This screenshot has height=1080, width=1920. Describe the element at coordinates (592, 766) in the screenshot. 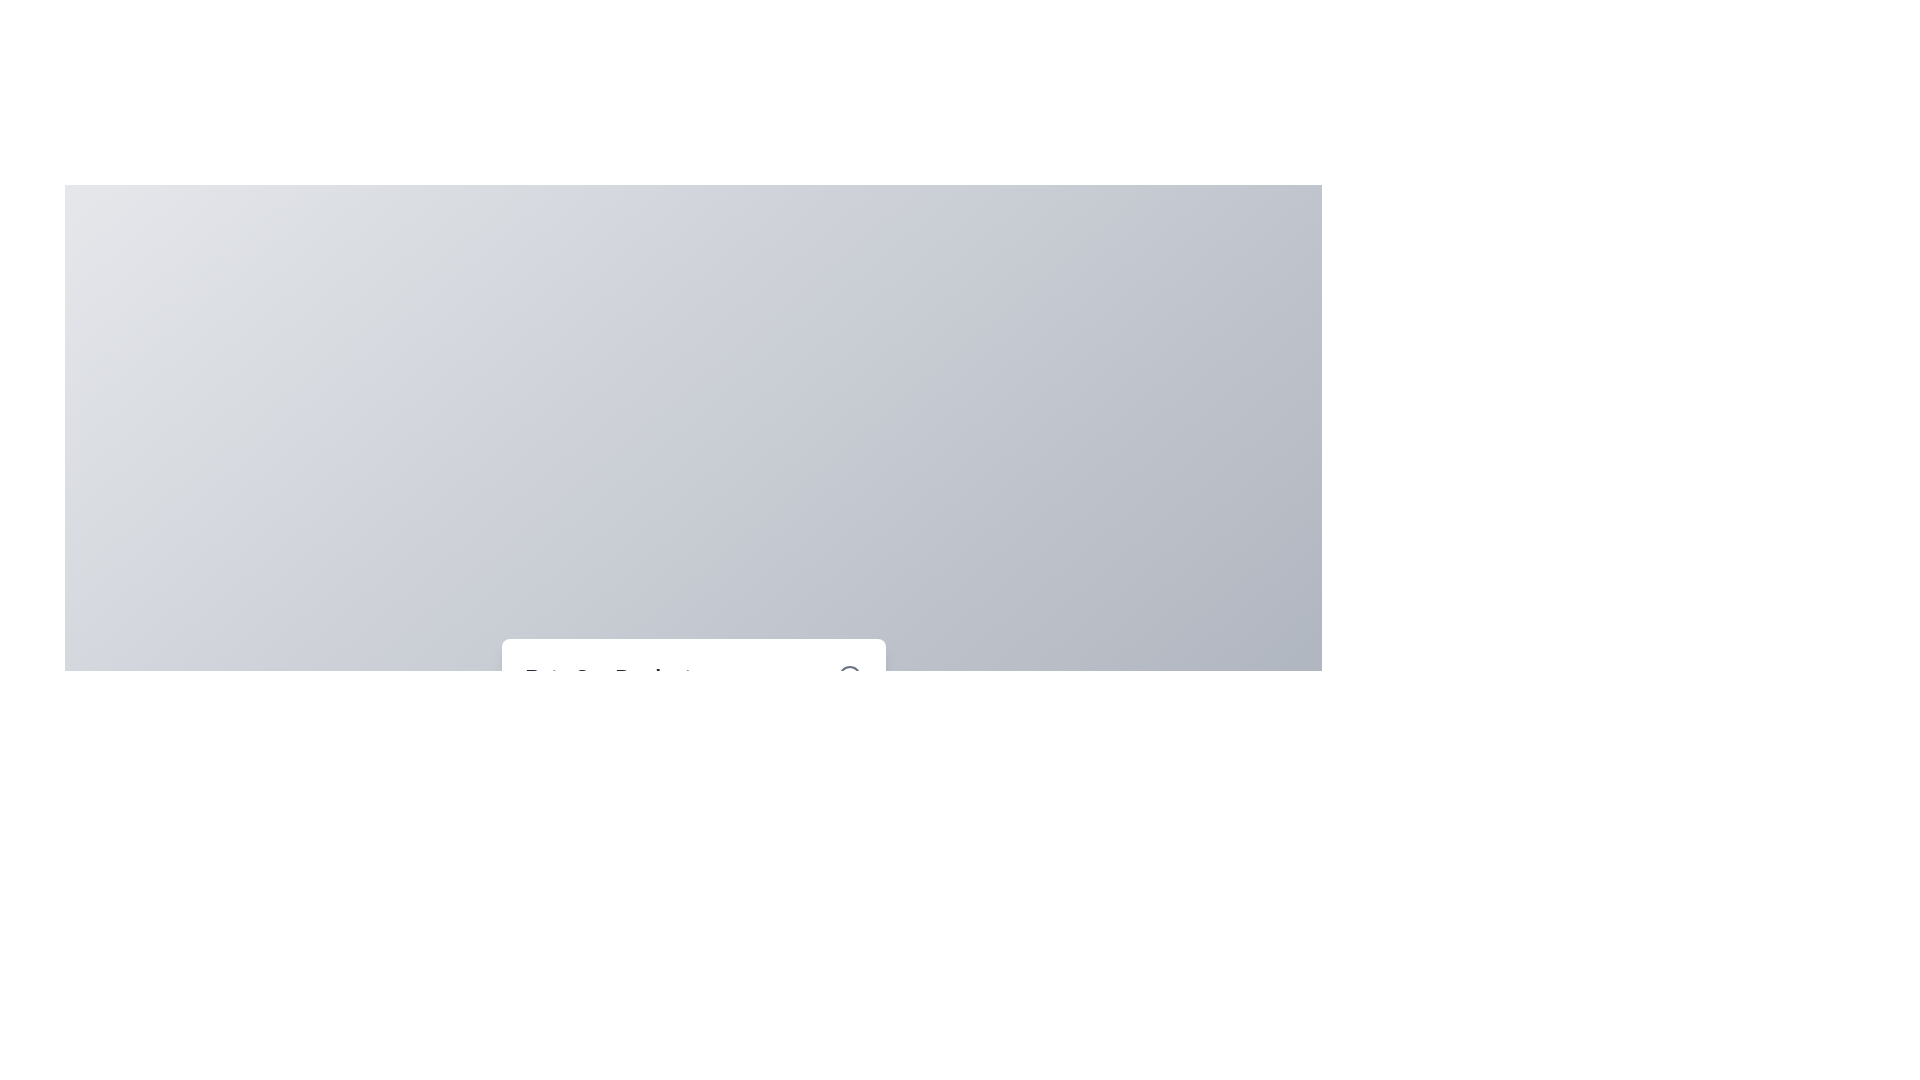

I see `the star corresponding to the desired rating 2` at that location.